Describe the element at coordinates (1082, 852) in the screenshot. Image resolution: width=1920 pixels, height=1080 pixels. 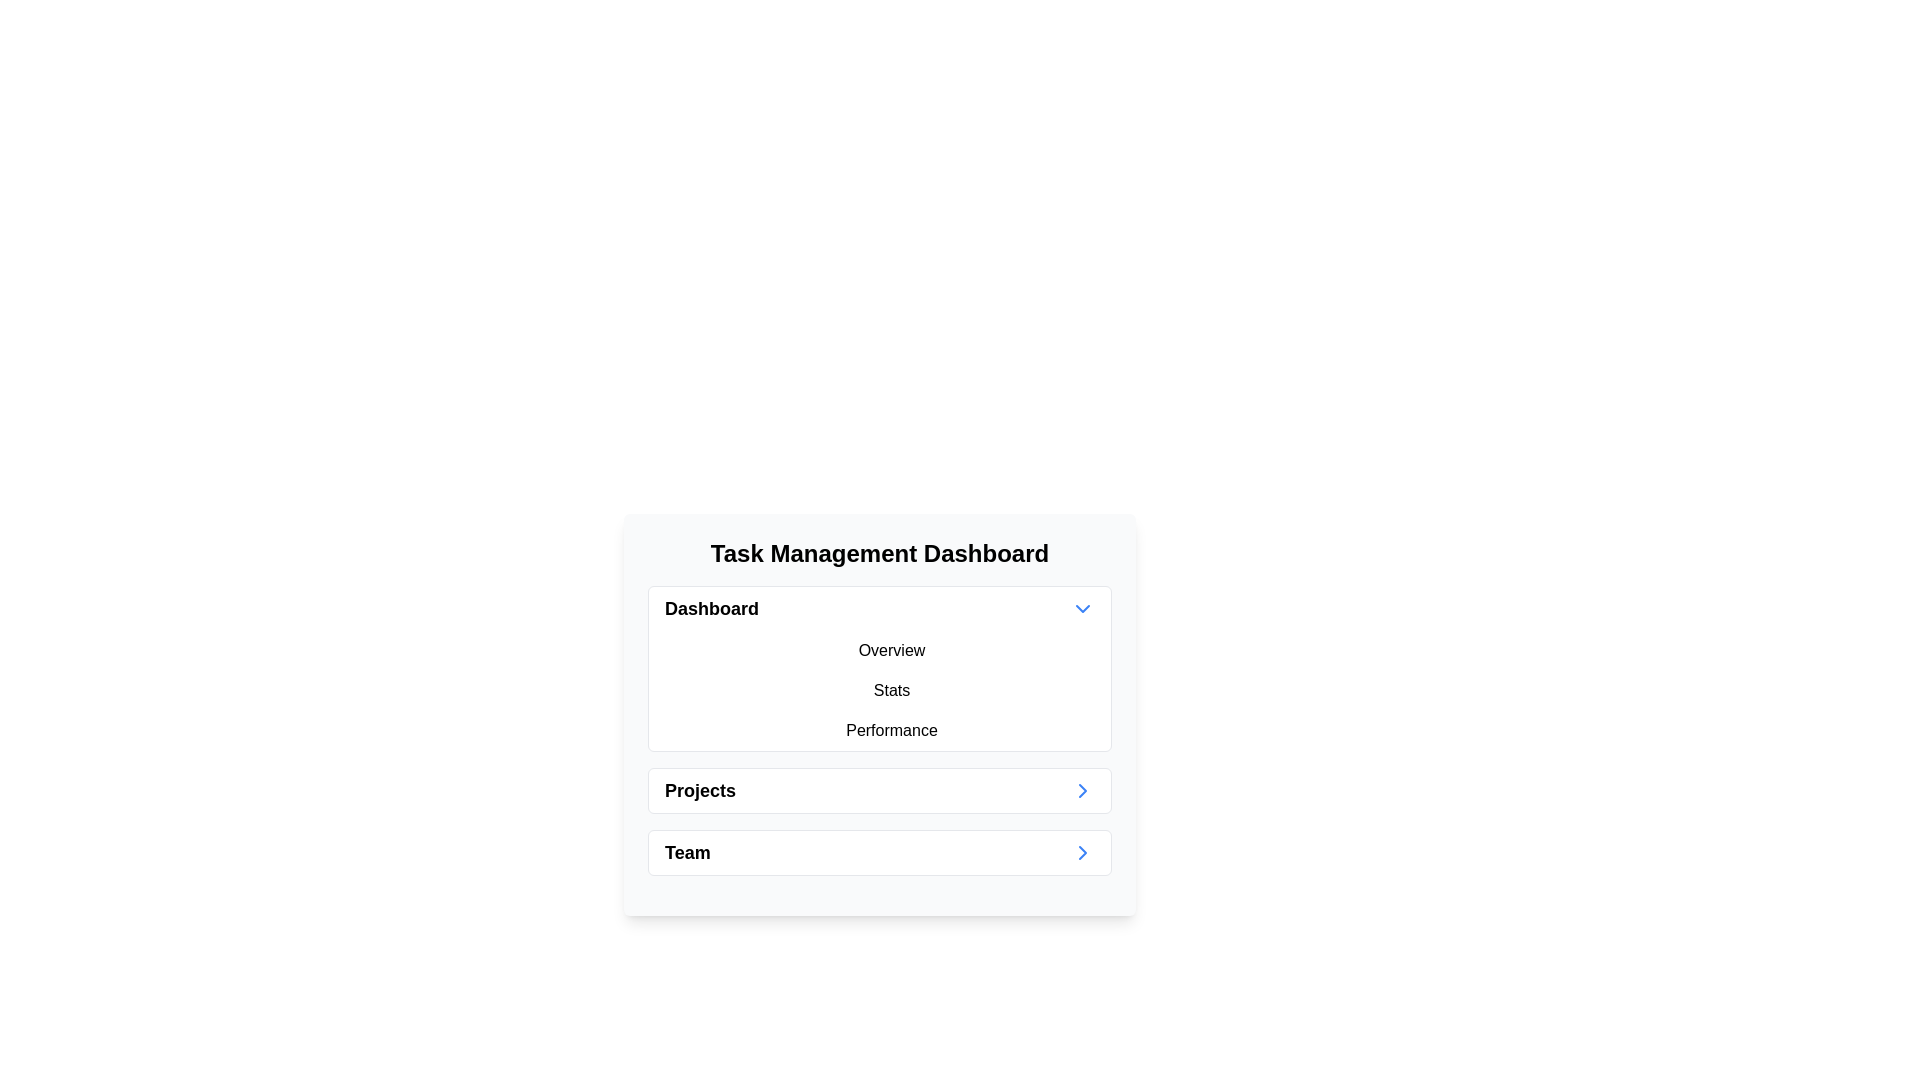
I see `the blue right-pointing arrow icon located in the bottom-right corner of the row labeled 'Team'` at that location.